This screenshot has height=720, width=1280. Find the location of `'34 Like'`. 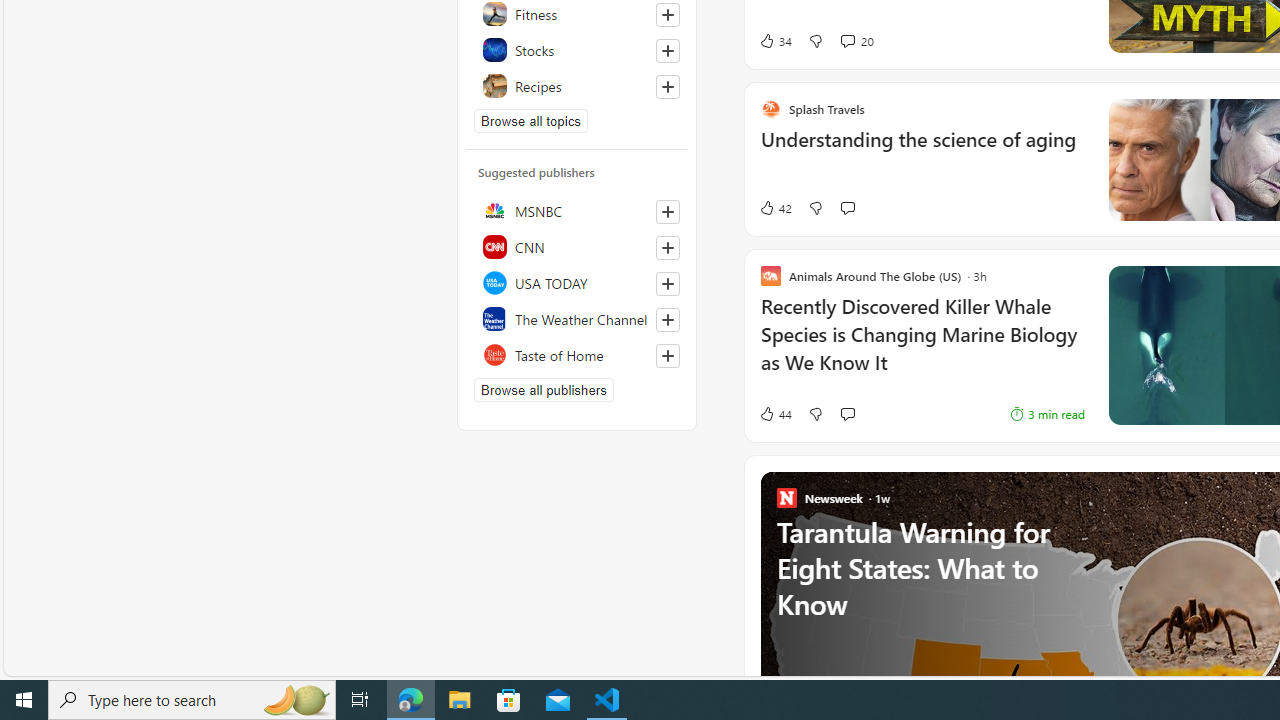

'34 Like' is located at coordinates (774, 41).